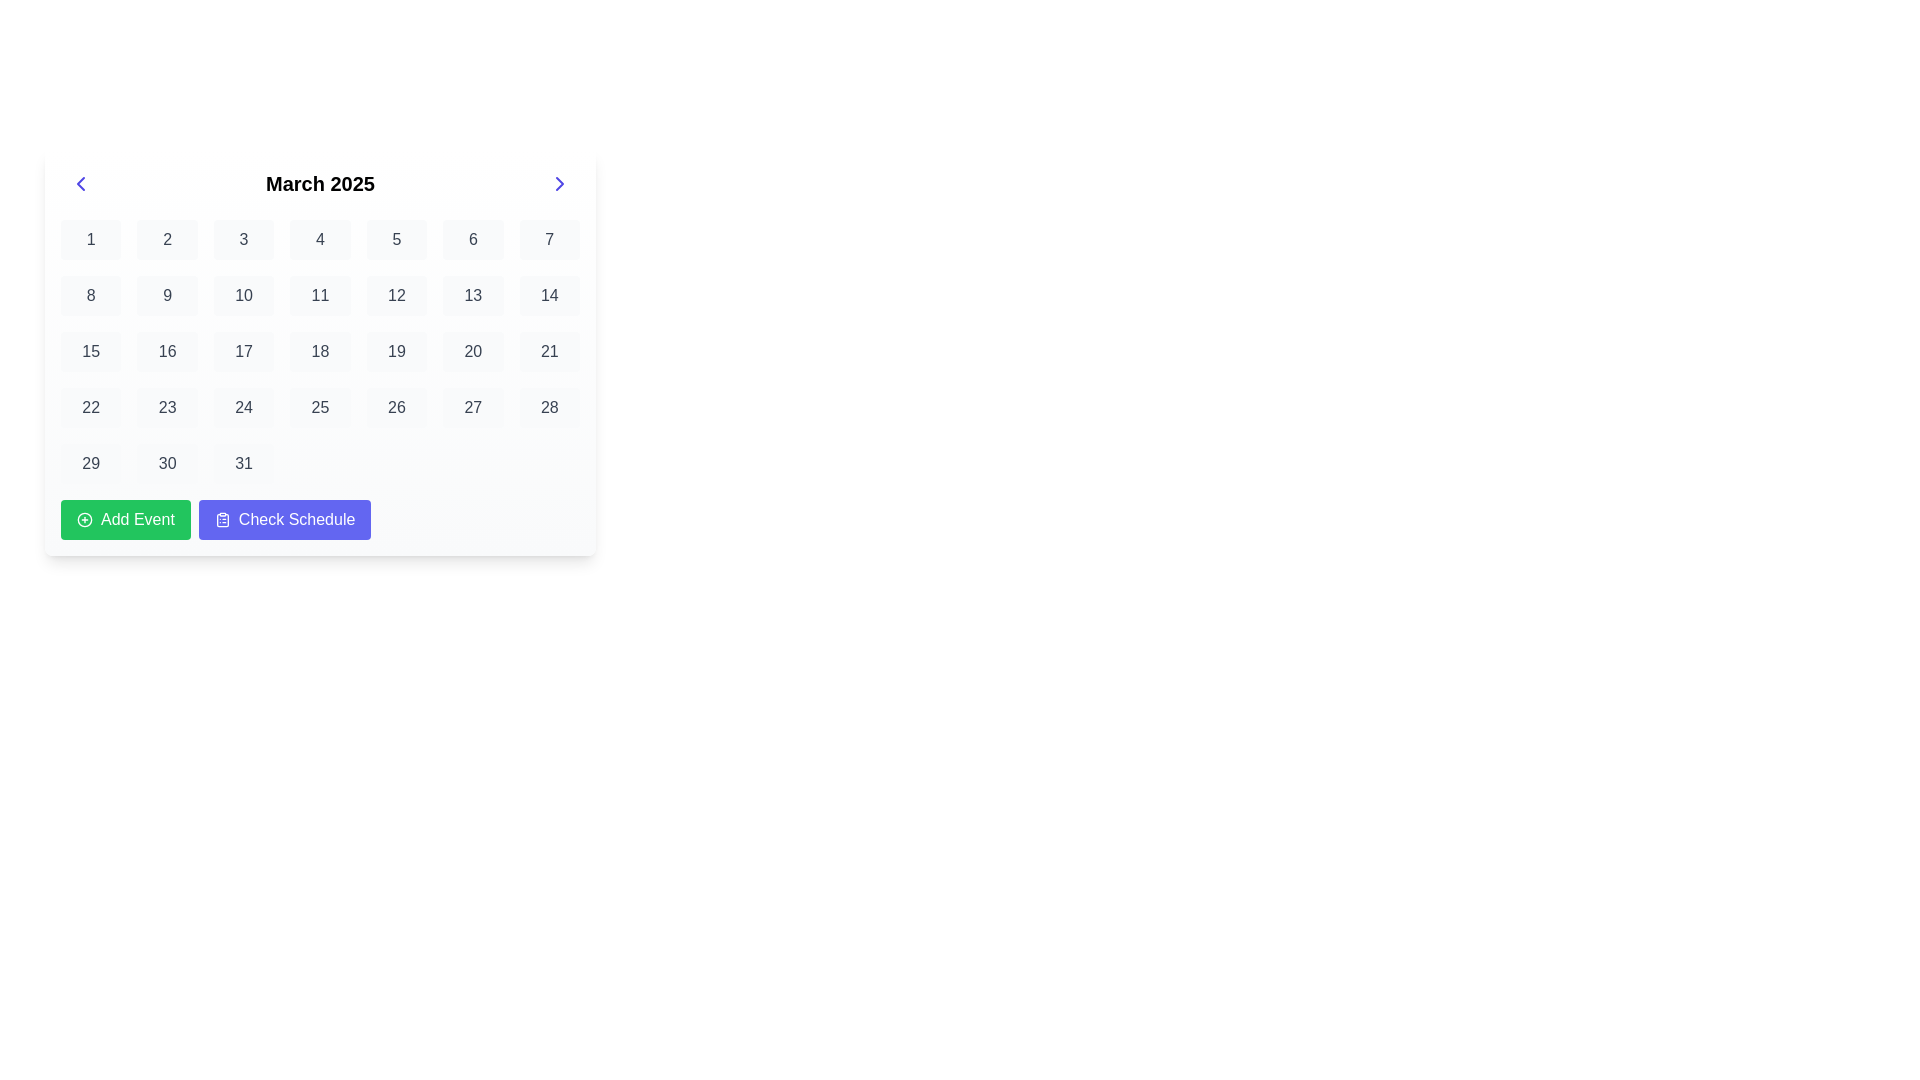 This screenshot has height=1080, width=1920. What do you see at coordinates (549, 350) in the screenshot?
I see `the button representing the date 21st in the March 2025 calendar, located in the sixth column of the fourth row` at bounding box center [549, 350].